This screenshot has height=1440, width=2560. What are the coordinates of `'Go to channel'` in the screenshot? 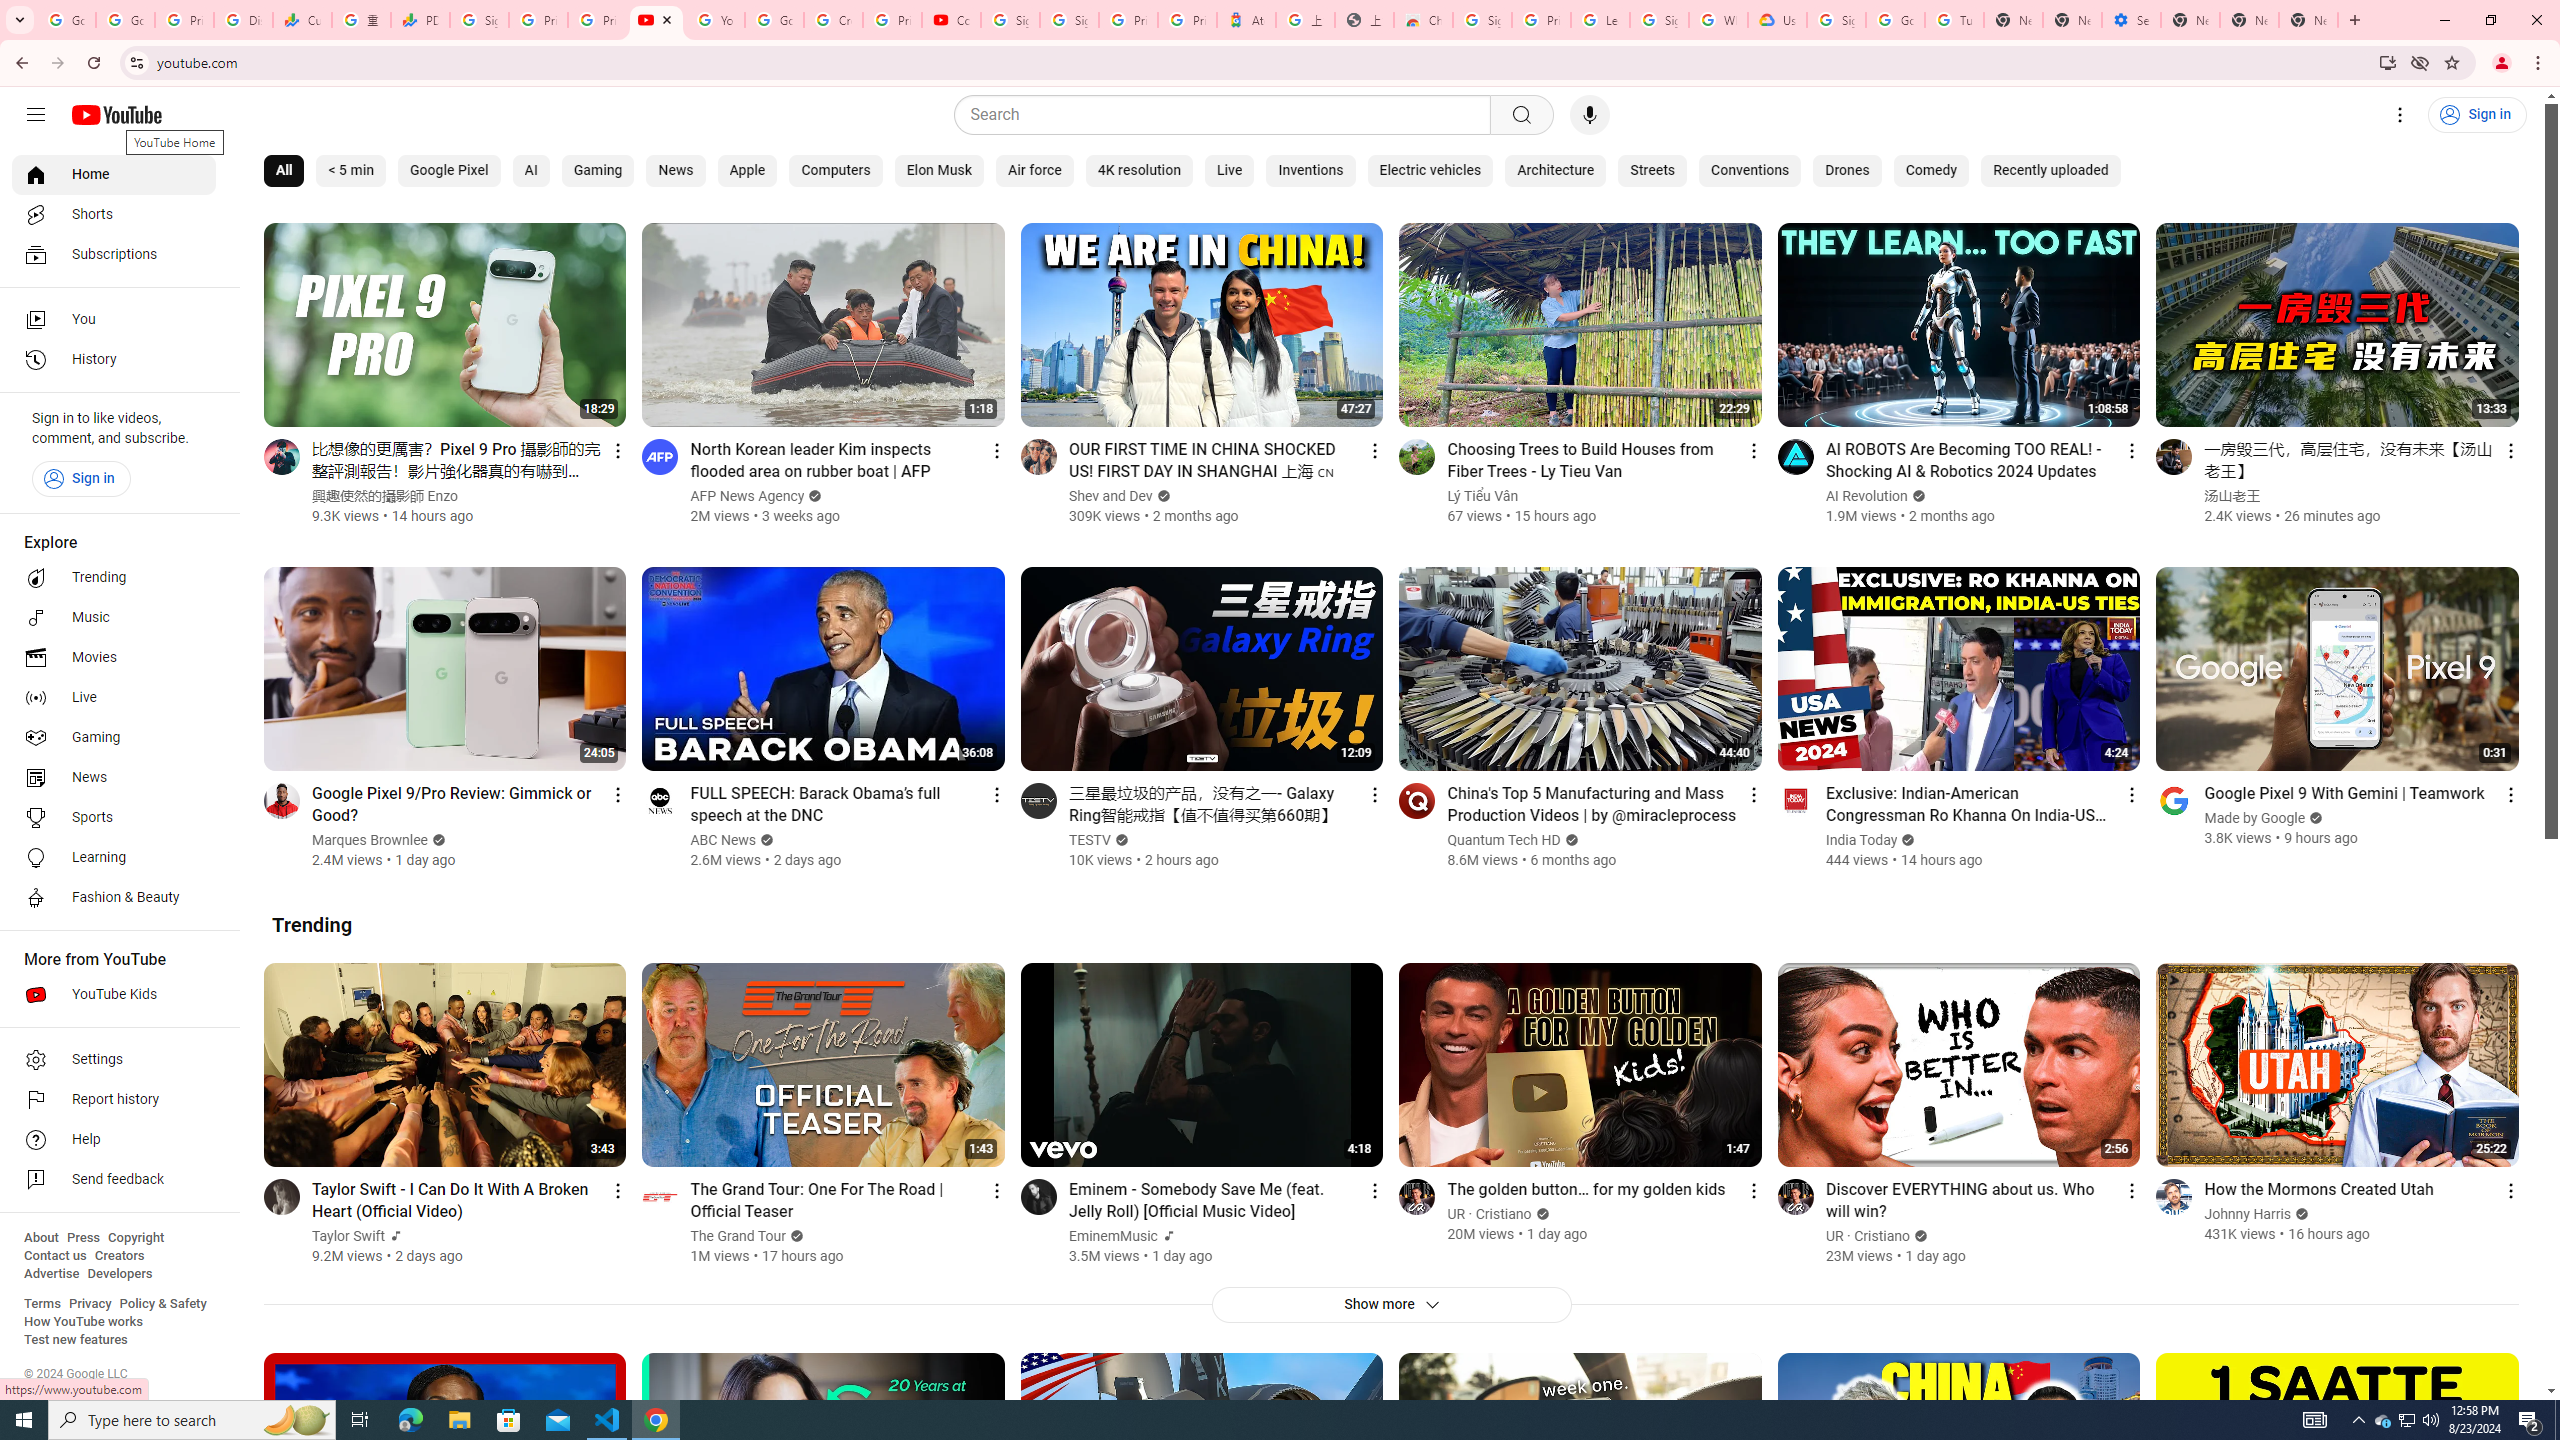 It's located at (2173, 1195).